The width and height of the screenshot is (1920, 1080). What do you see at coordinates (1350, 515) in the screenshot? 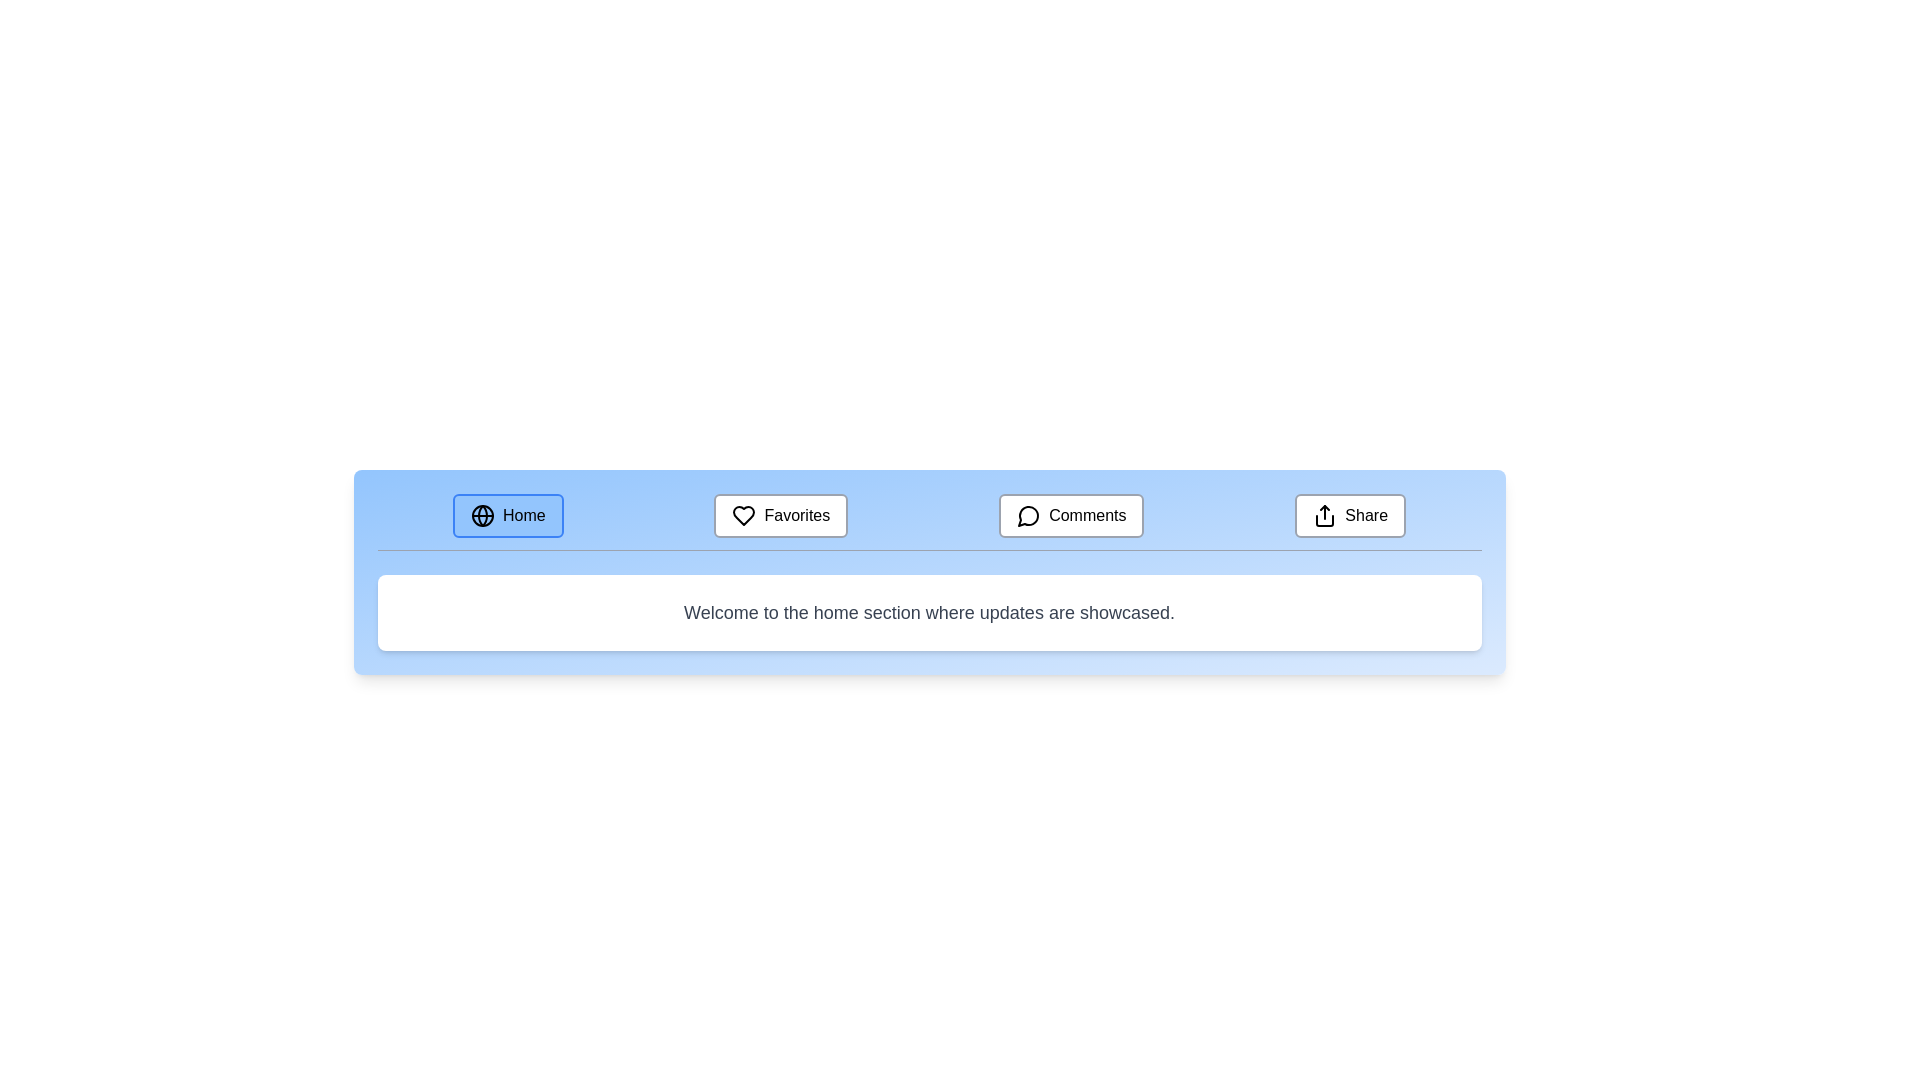
I see `the Share tab by clicking on it` at bounding box center [1350, 515].